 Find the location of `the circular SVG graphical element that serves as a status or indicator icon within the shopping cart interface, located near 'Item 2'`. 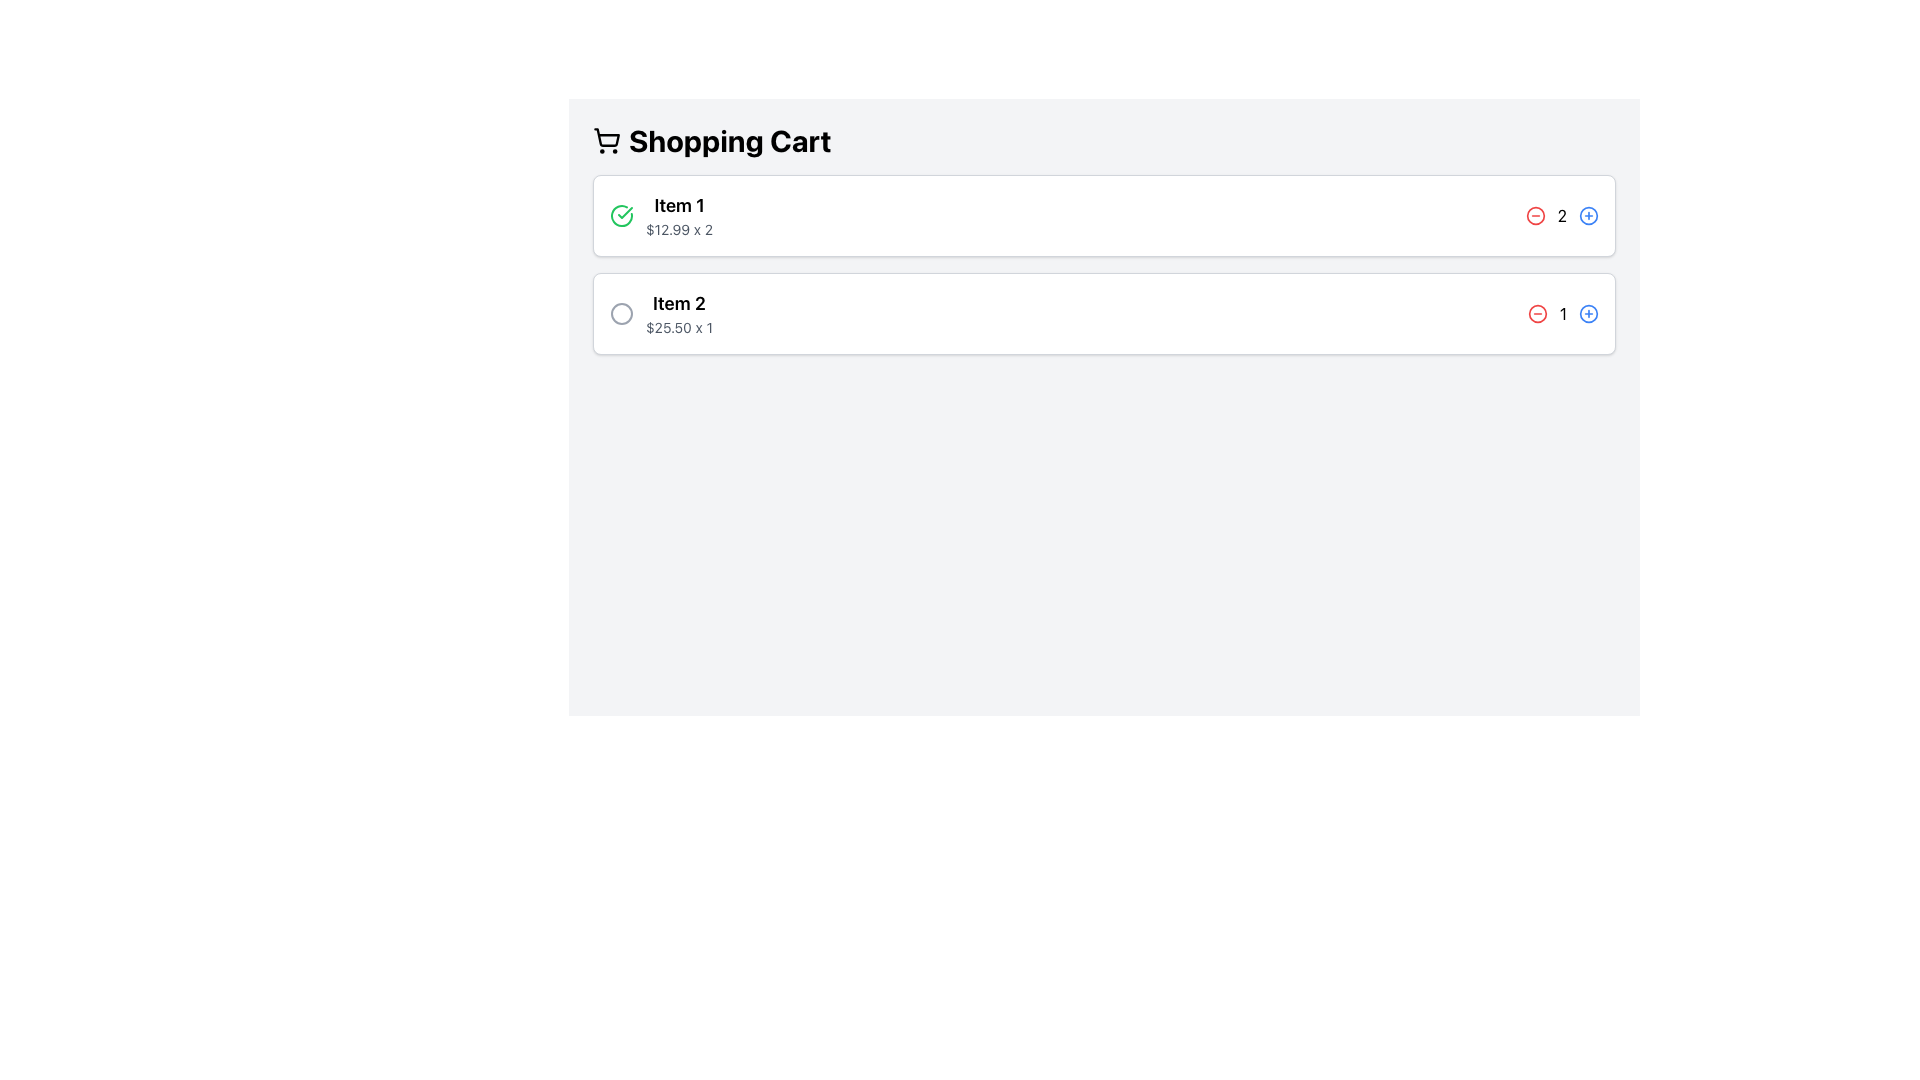

the circular SVG graphical element that serves as a status or indicator icon within the shopping cart interface, located near 'Item 2' is located at coordinates (621, 313).